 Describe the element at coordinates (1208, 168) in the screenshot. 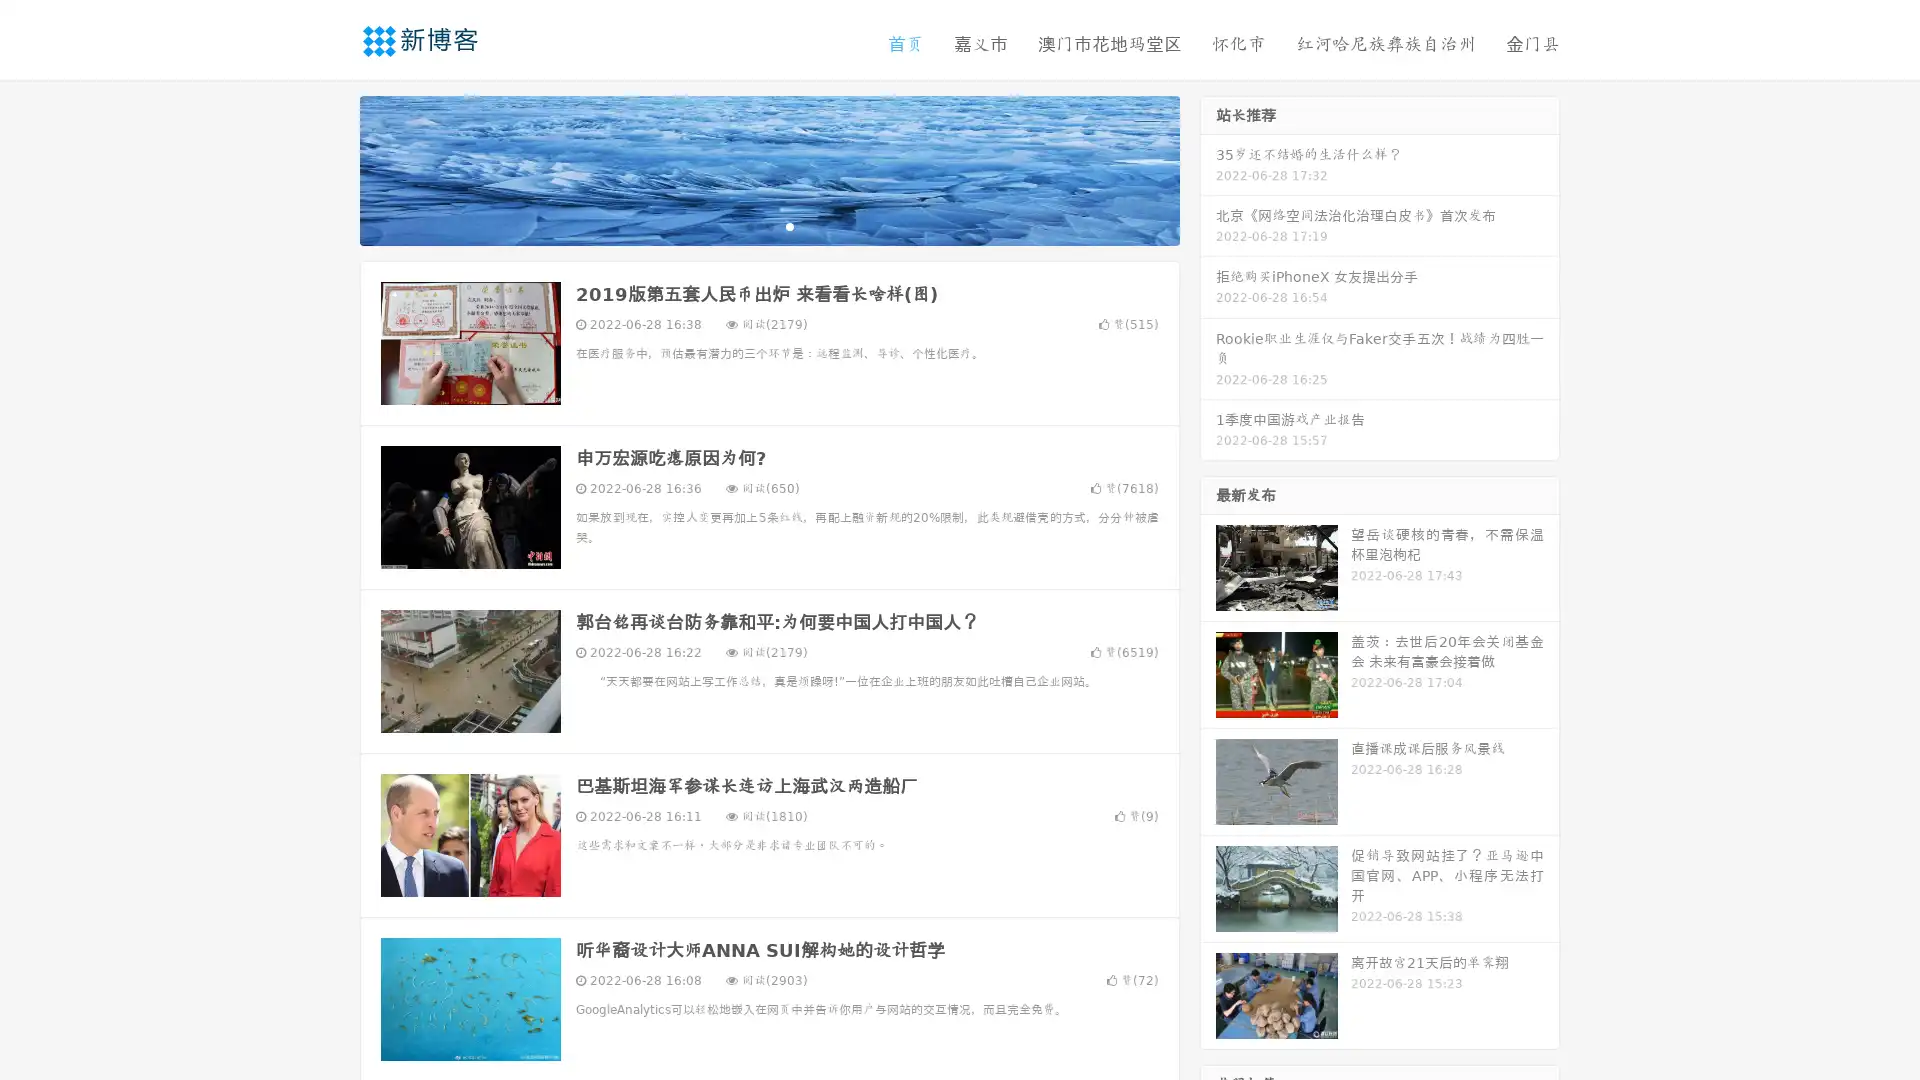

I see `Next slide` at that location.